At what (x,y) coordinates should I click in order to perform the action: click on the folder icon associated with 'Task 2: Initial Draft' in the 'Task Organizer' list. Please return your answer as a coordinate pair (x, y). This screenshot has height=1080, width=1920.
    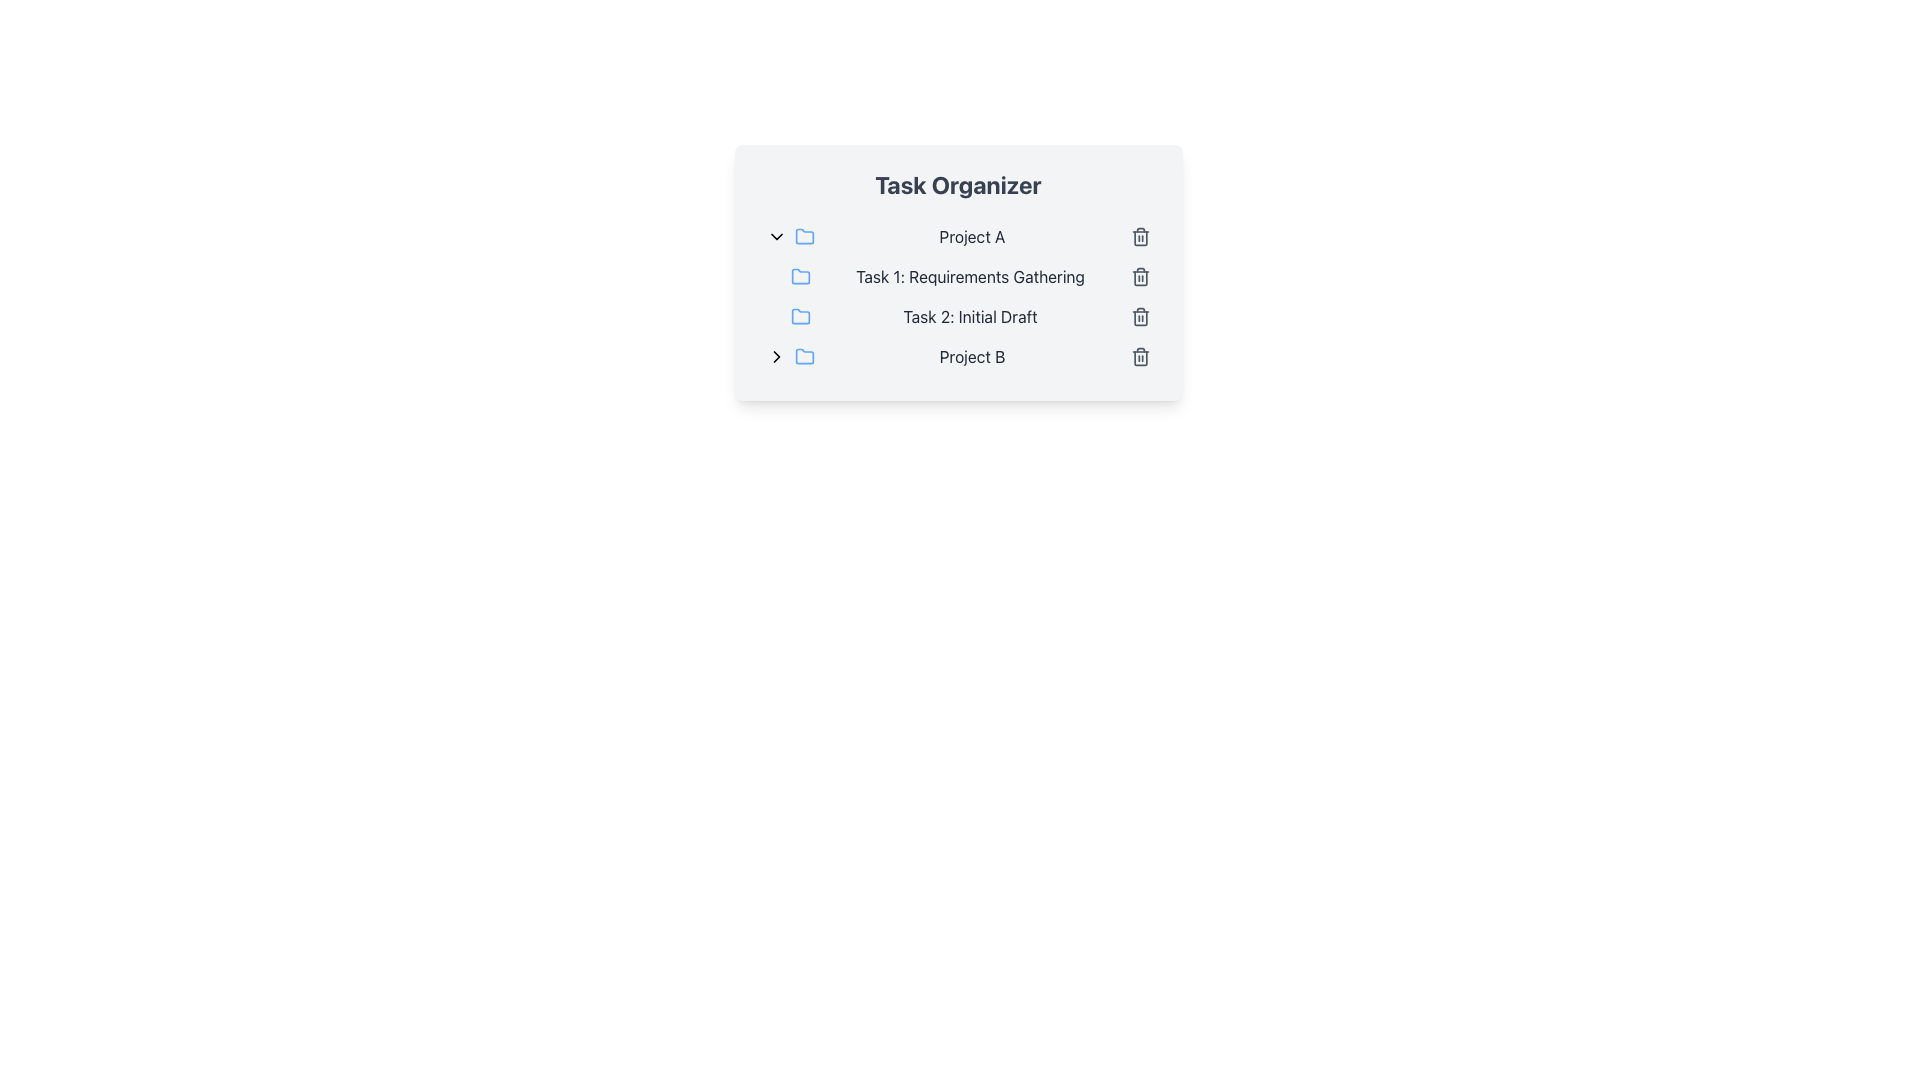
    Looking at the image, I should click on (800, 315).